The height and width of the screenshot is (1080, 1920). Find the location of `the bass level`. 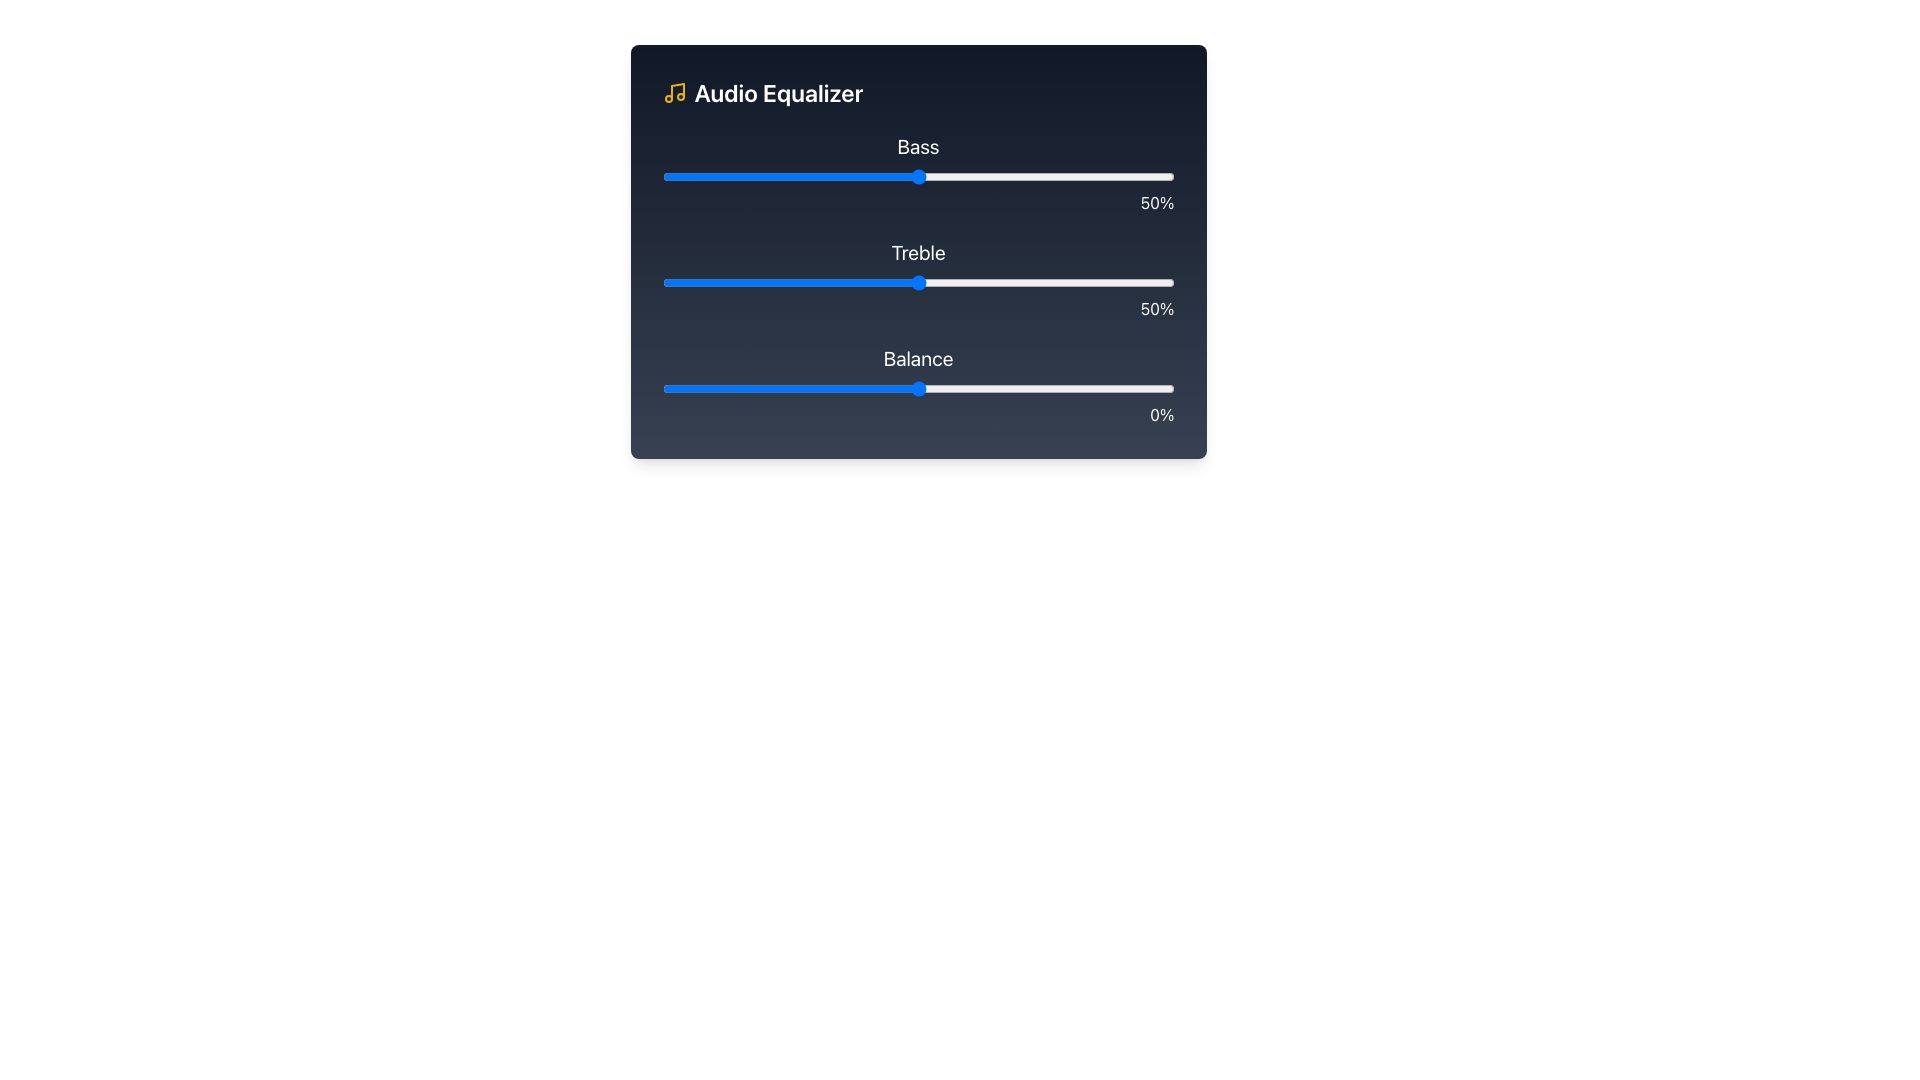

the bass level is located at coordinates (1036, 176).